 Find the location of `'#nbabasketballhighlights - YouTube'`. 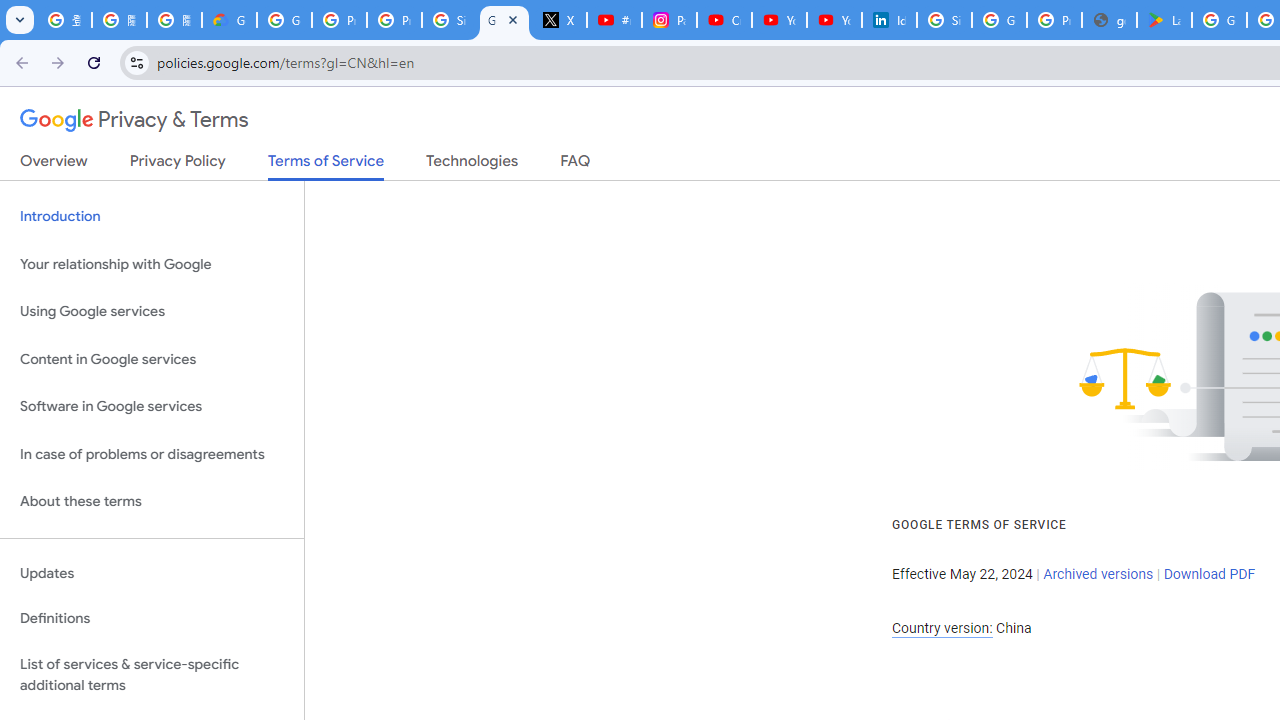

'#nbabasketballhighlights - YouTube' is located at coordinates (614, 20).